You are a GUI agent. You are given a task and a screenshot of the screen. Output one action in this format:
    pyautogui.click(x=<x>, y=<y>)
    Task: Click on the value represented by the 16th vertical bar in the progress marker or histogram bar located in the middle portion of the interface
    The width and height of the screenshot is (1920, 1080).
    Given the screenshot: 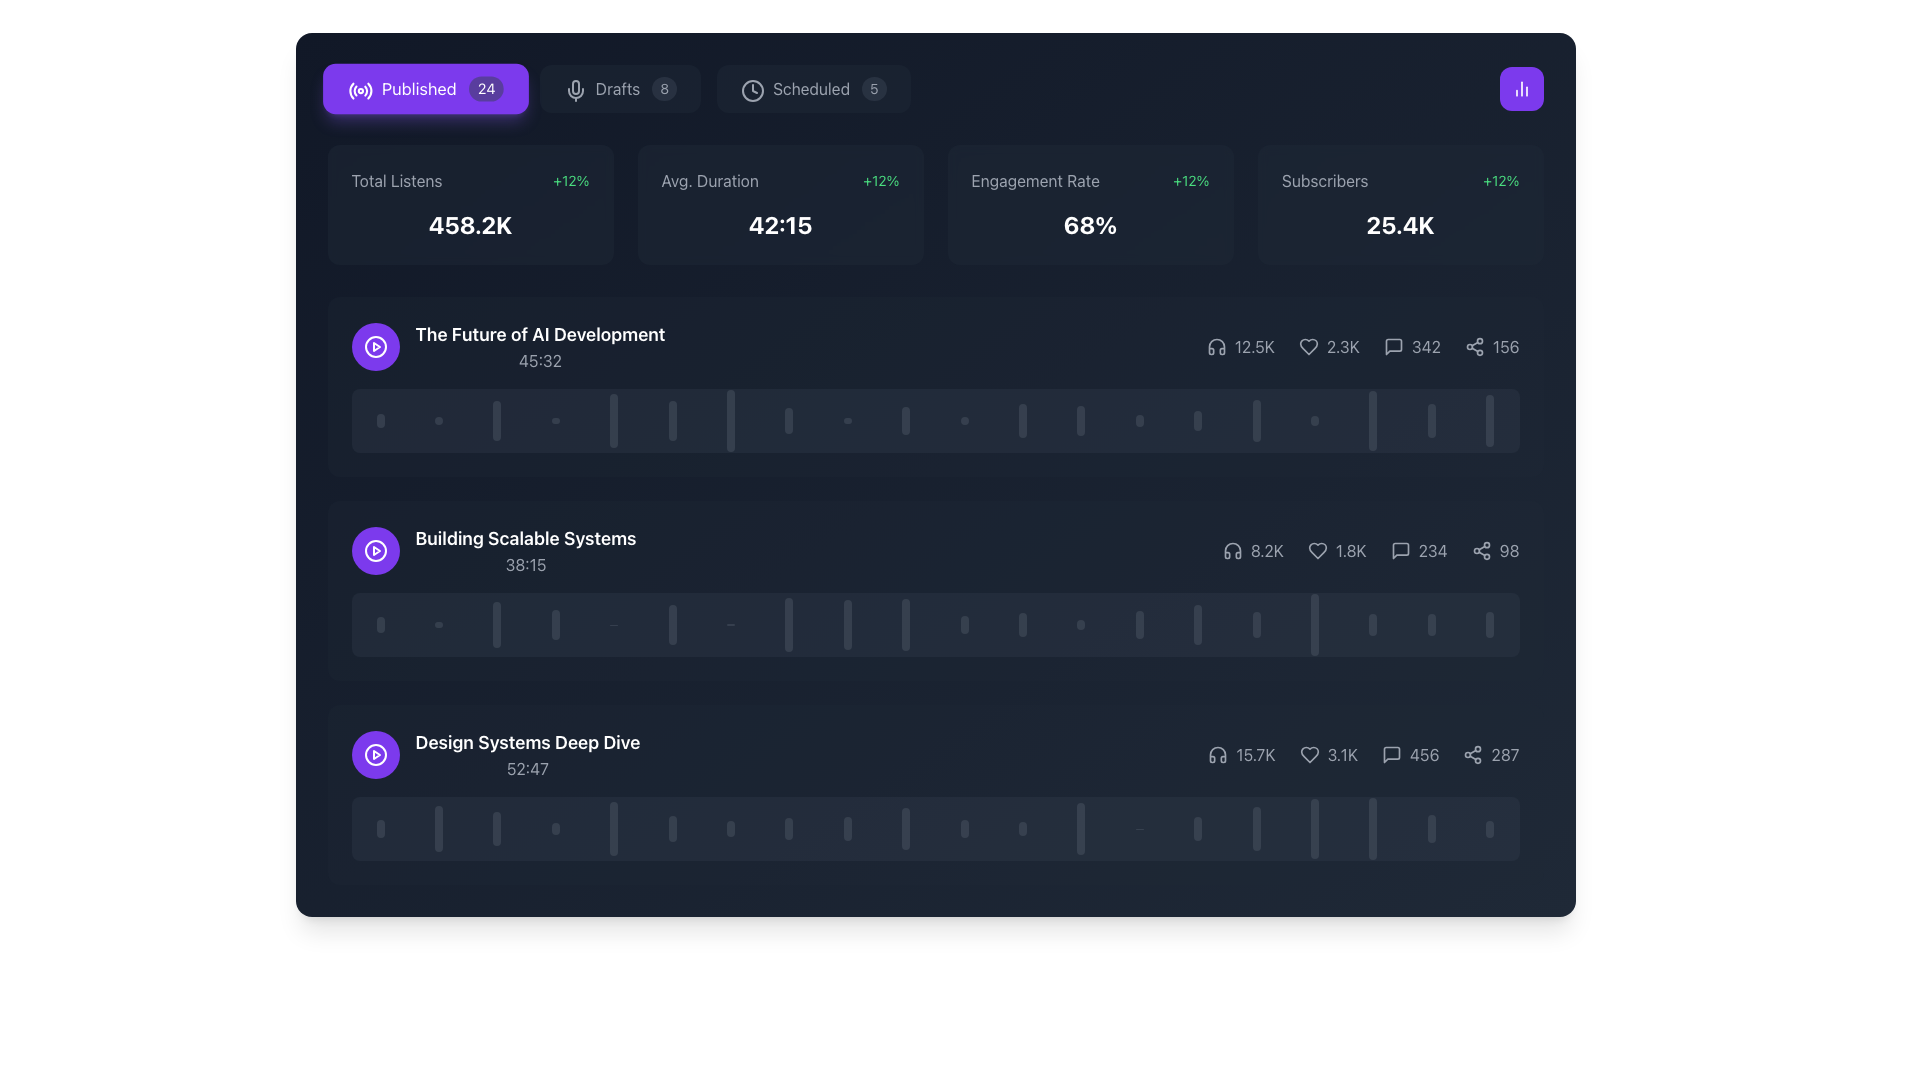 What is the action you would take?
    pyautogui.click(x=1255, y=623)
    